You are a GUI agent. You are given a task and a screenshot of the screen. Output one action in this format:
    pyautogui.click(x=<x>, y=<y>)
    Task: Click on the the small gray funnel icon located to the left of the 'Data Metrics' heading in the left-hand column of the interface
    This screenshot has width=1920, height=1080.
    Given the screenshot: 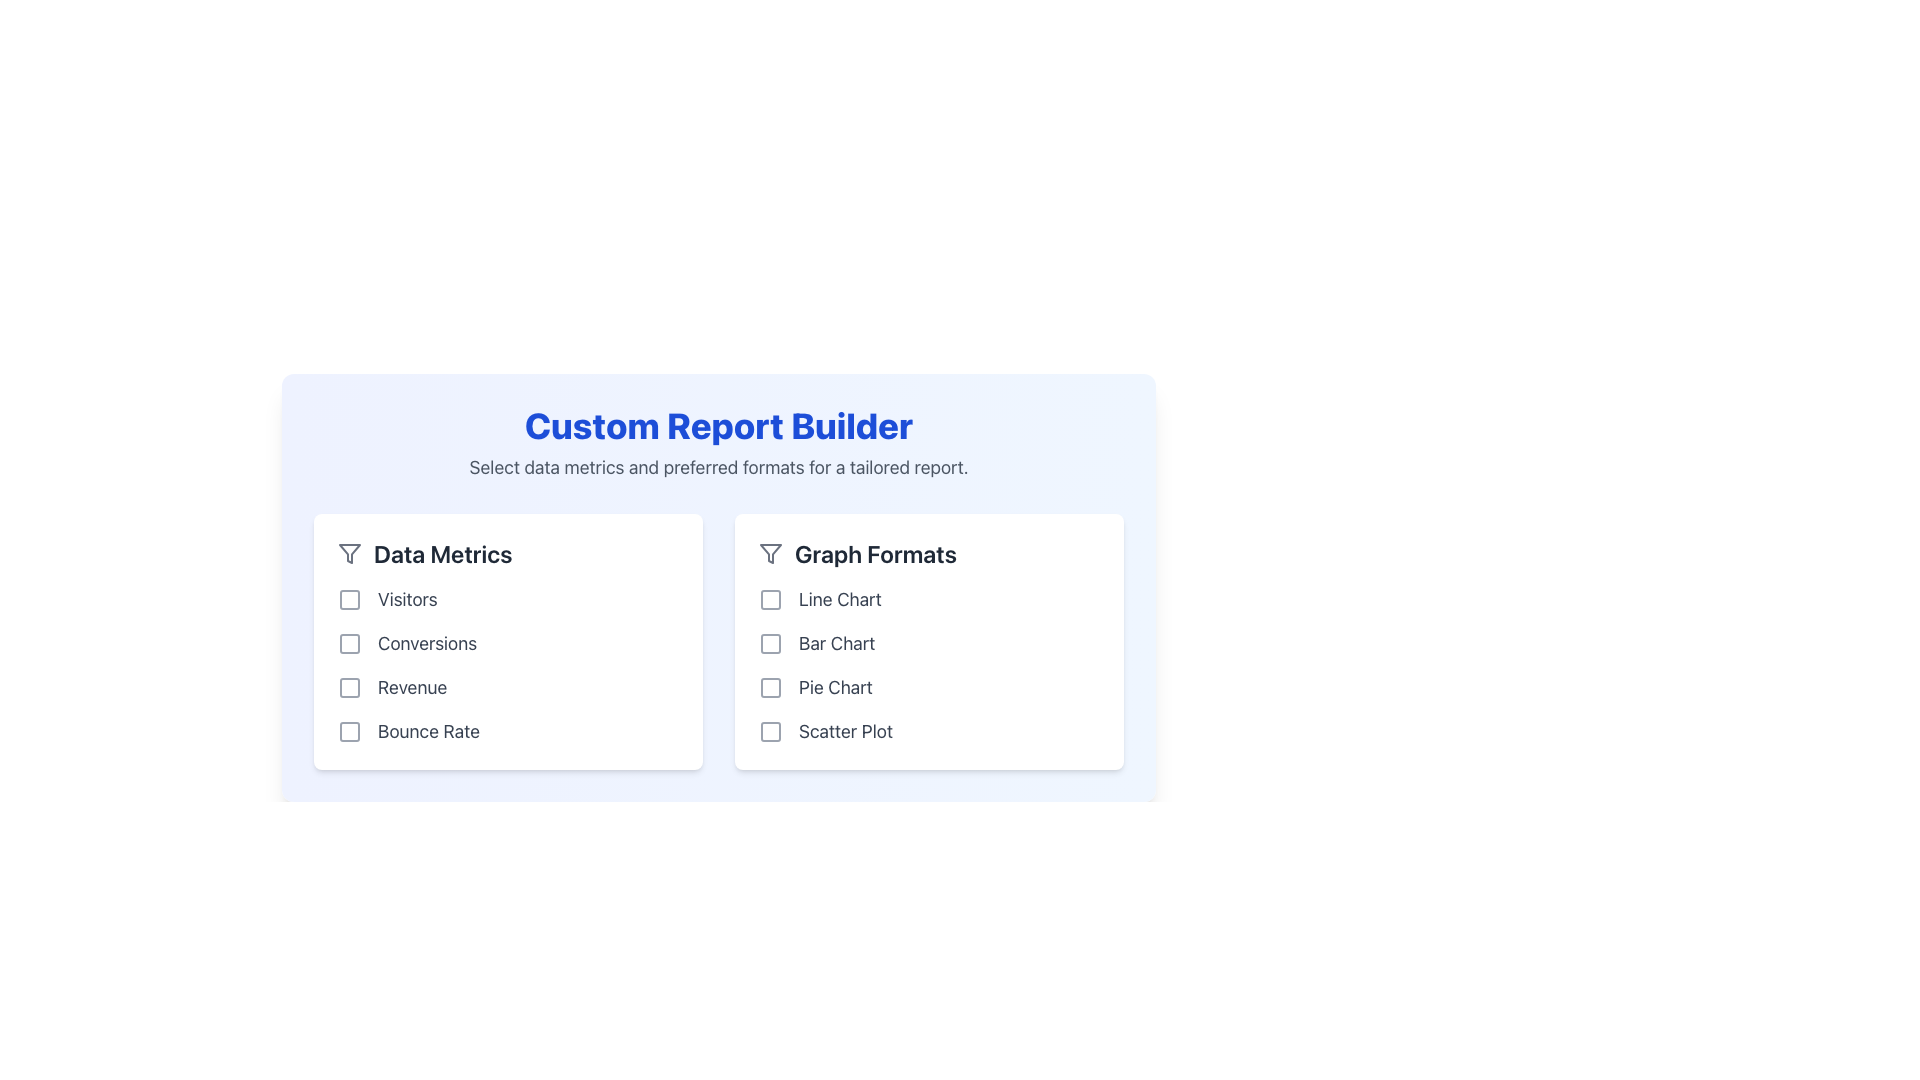 What is the action you would take?
    pyautogui.click(x=350, y=554)
    